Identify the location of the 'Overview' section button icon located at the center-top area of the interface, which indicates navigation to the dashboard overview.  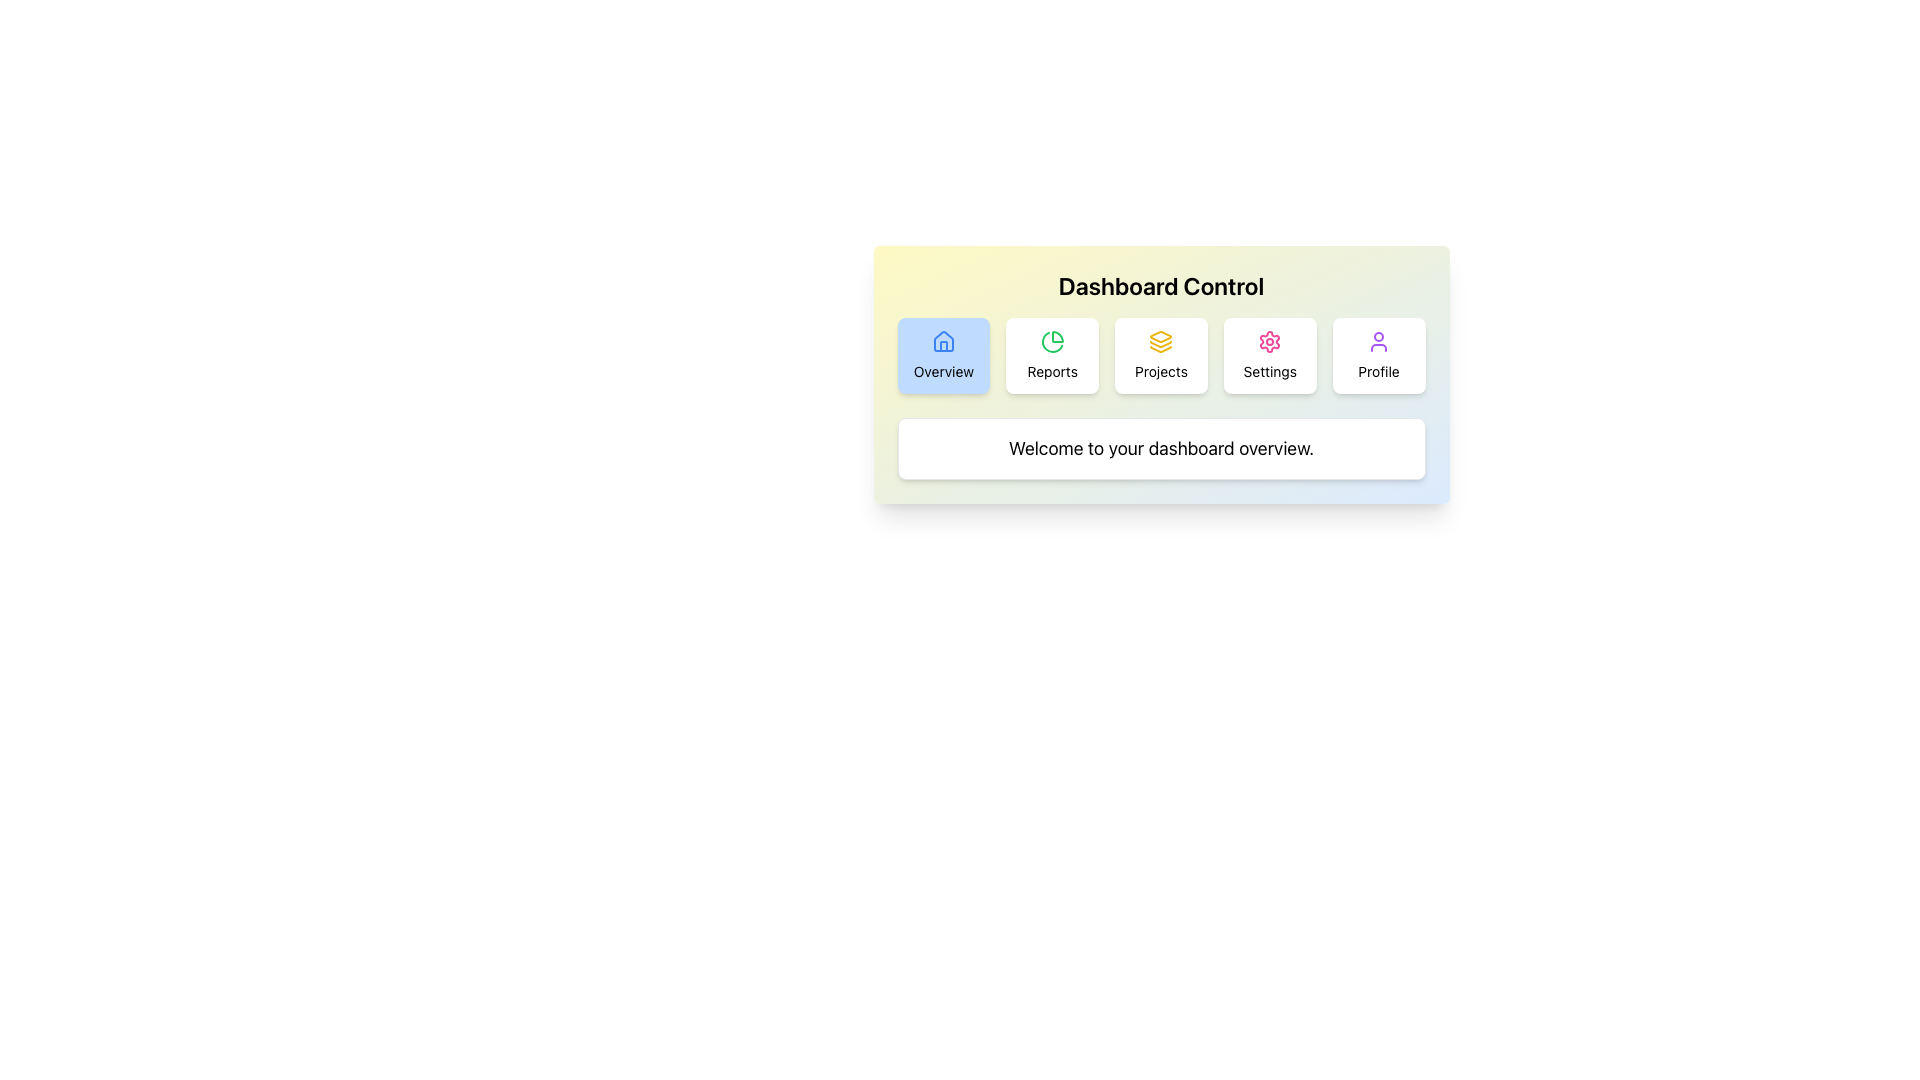
(942, 341).